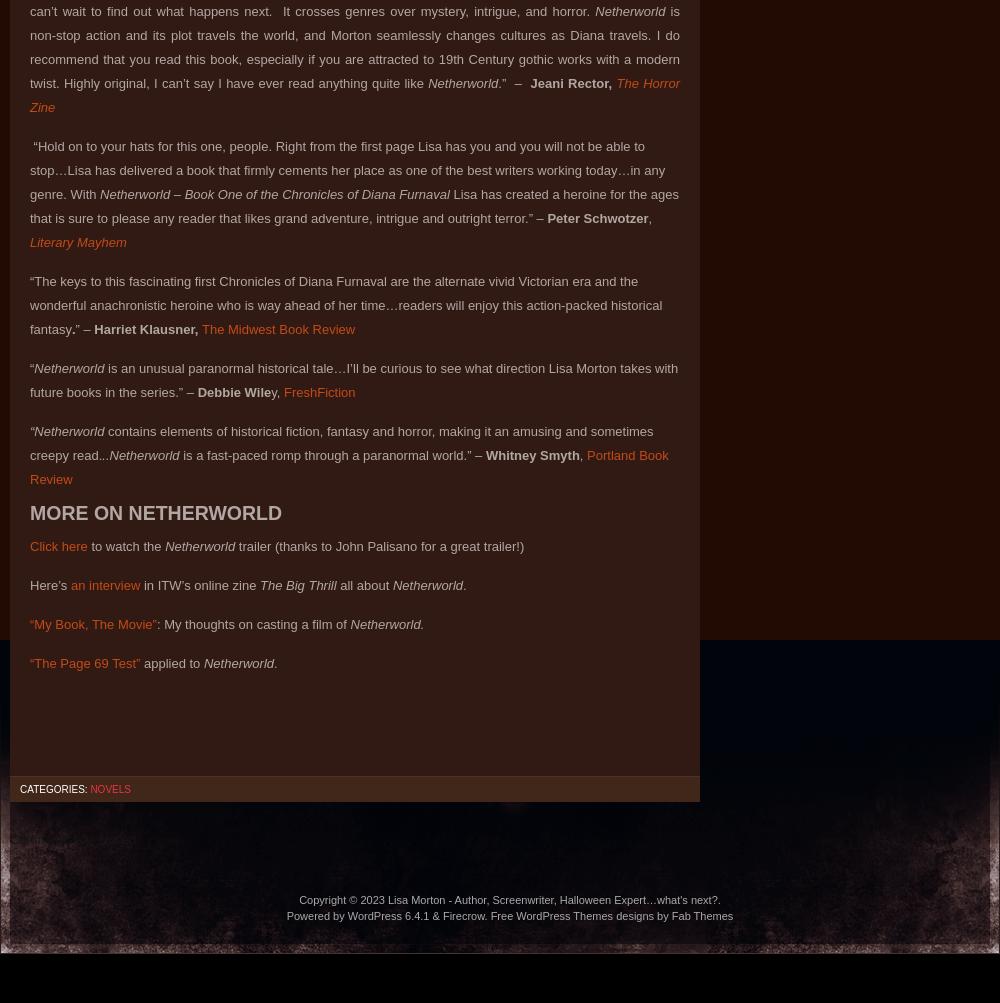 This screenshot has height=1003, width=1000. Describe the element at coordinates (30, 206) in the screenshot. I see `'Lisa has created a heroine for the ages that is sure to please any reader that likes grand adventure, intrigue and outright terror.” –'` at that location.